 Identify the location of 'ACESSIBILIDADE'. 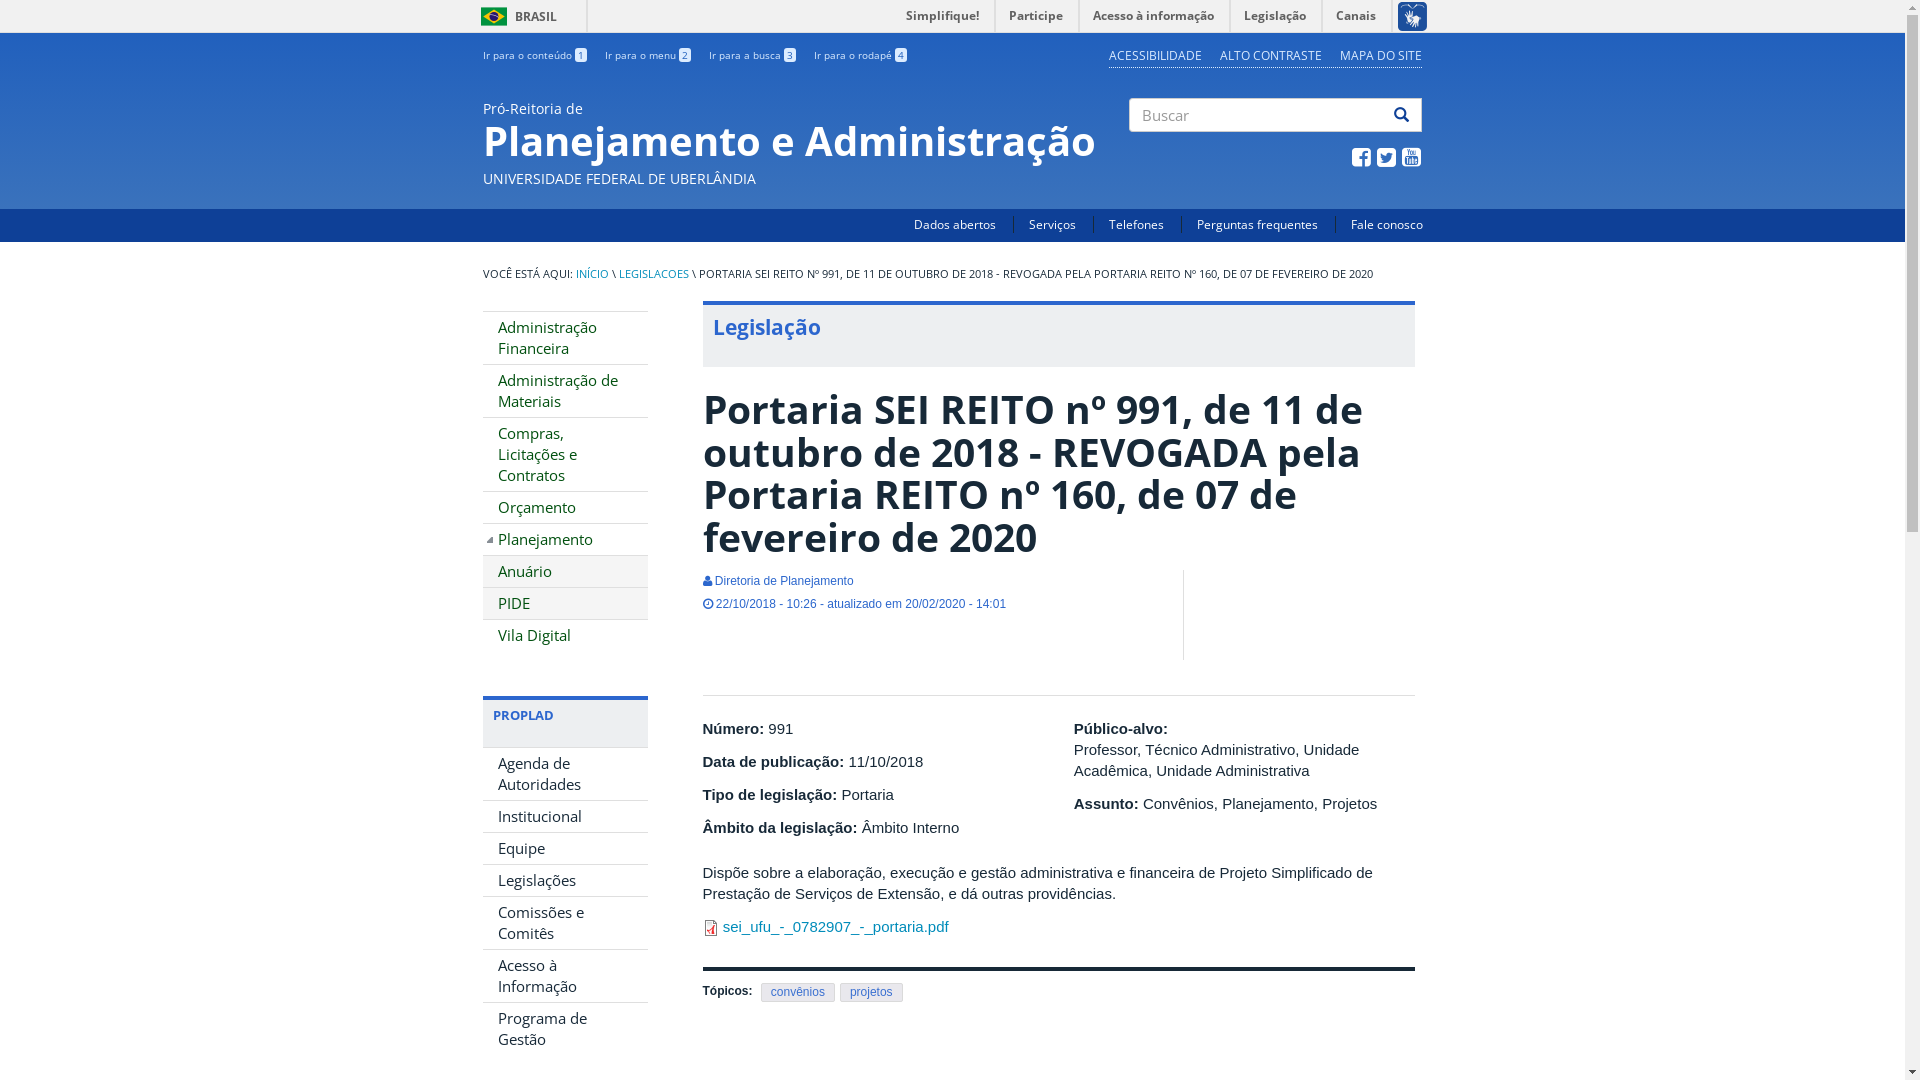
(1155, 54).